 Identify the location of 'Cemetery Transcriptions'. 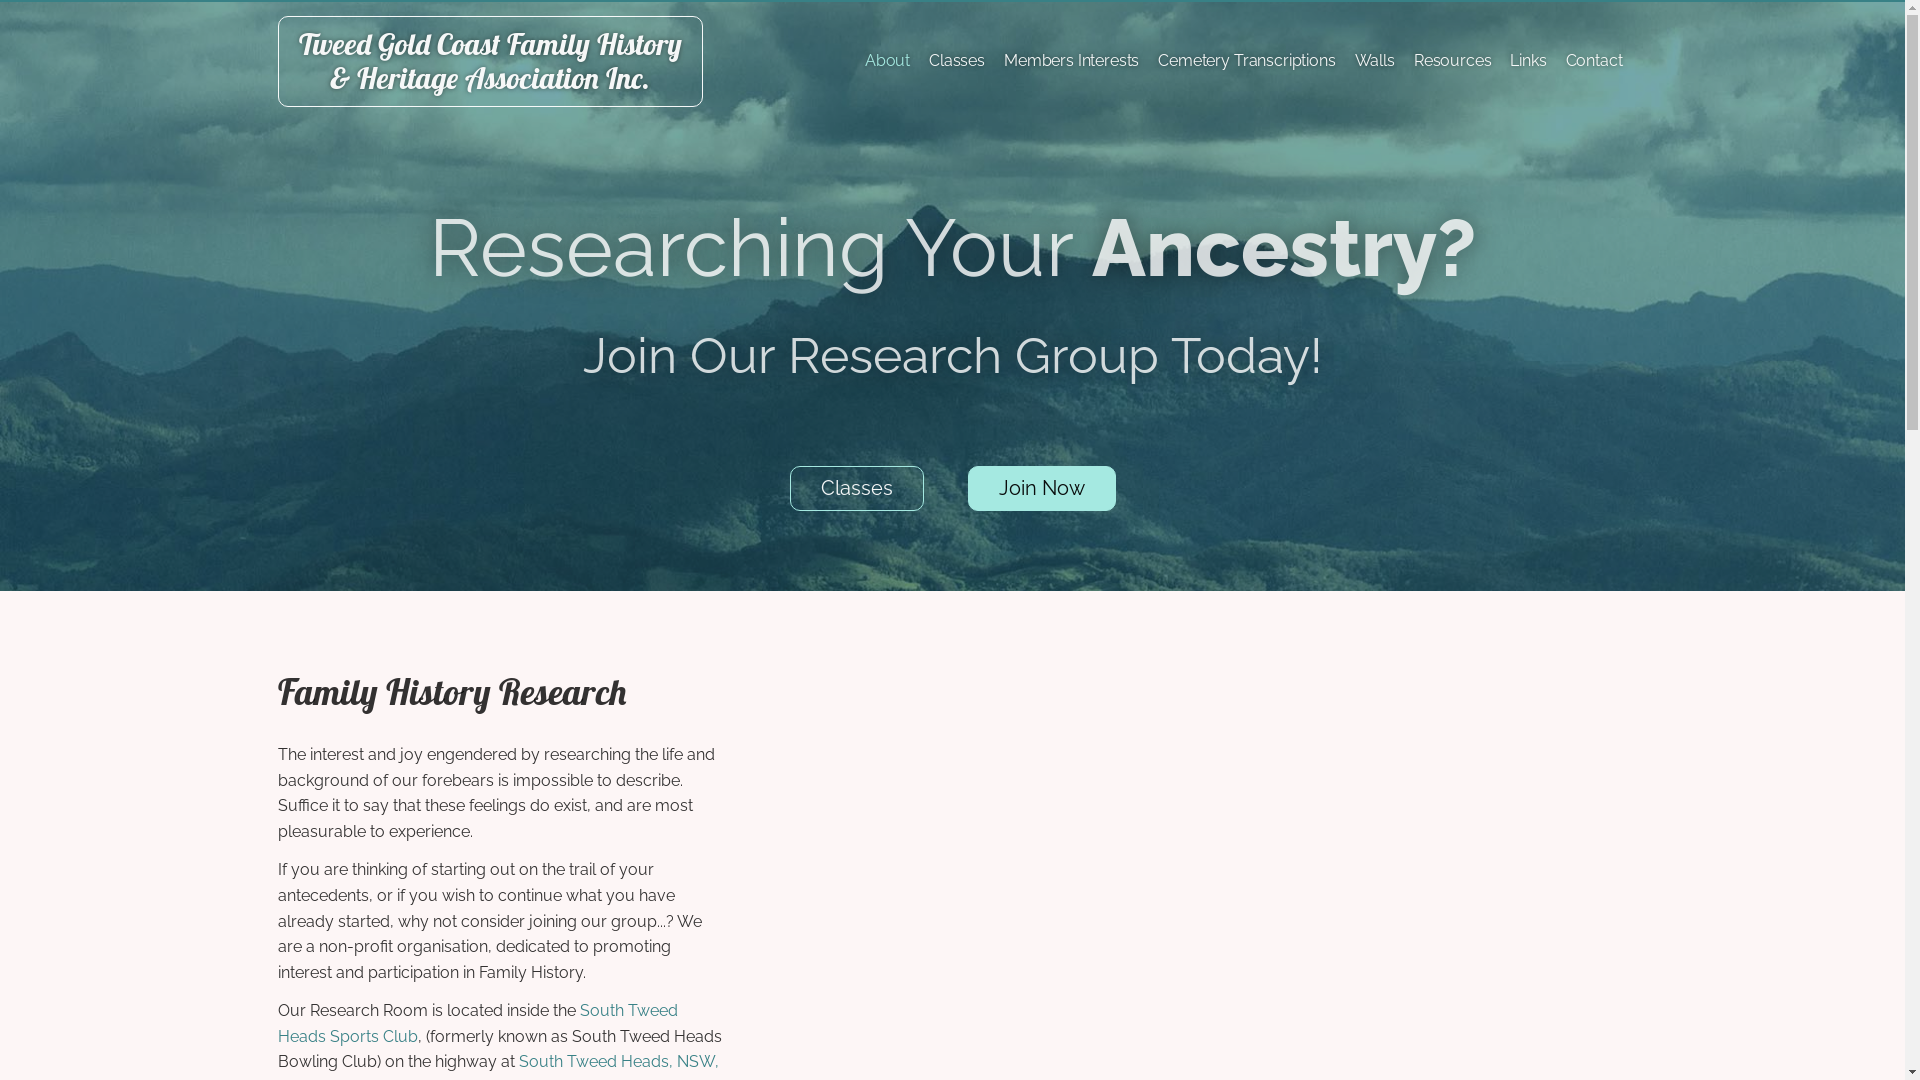
(1152, 60).